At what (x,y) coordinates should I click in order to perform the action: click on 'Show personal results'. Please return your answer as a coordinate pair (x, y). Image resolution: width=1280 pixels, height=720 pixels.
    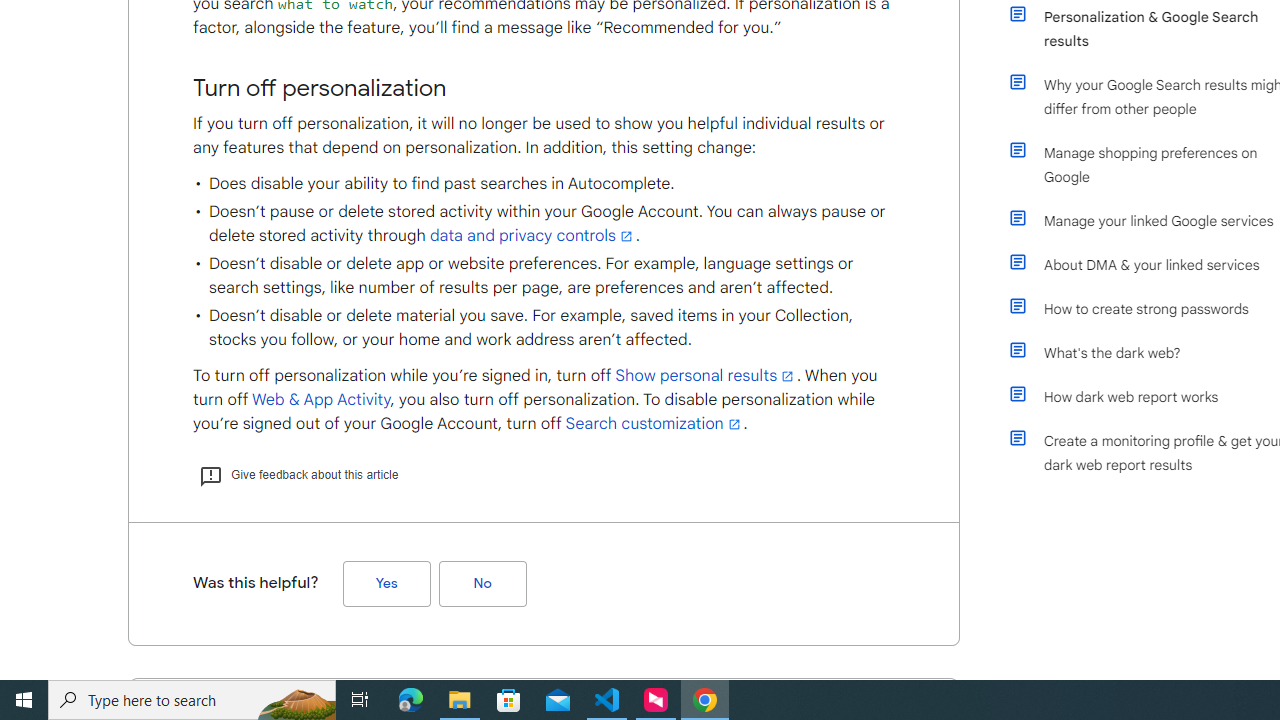
    Looking at the image, I should click on (705, 375).